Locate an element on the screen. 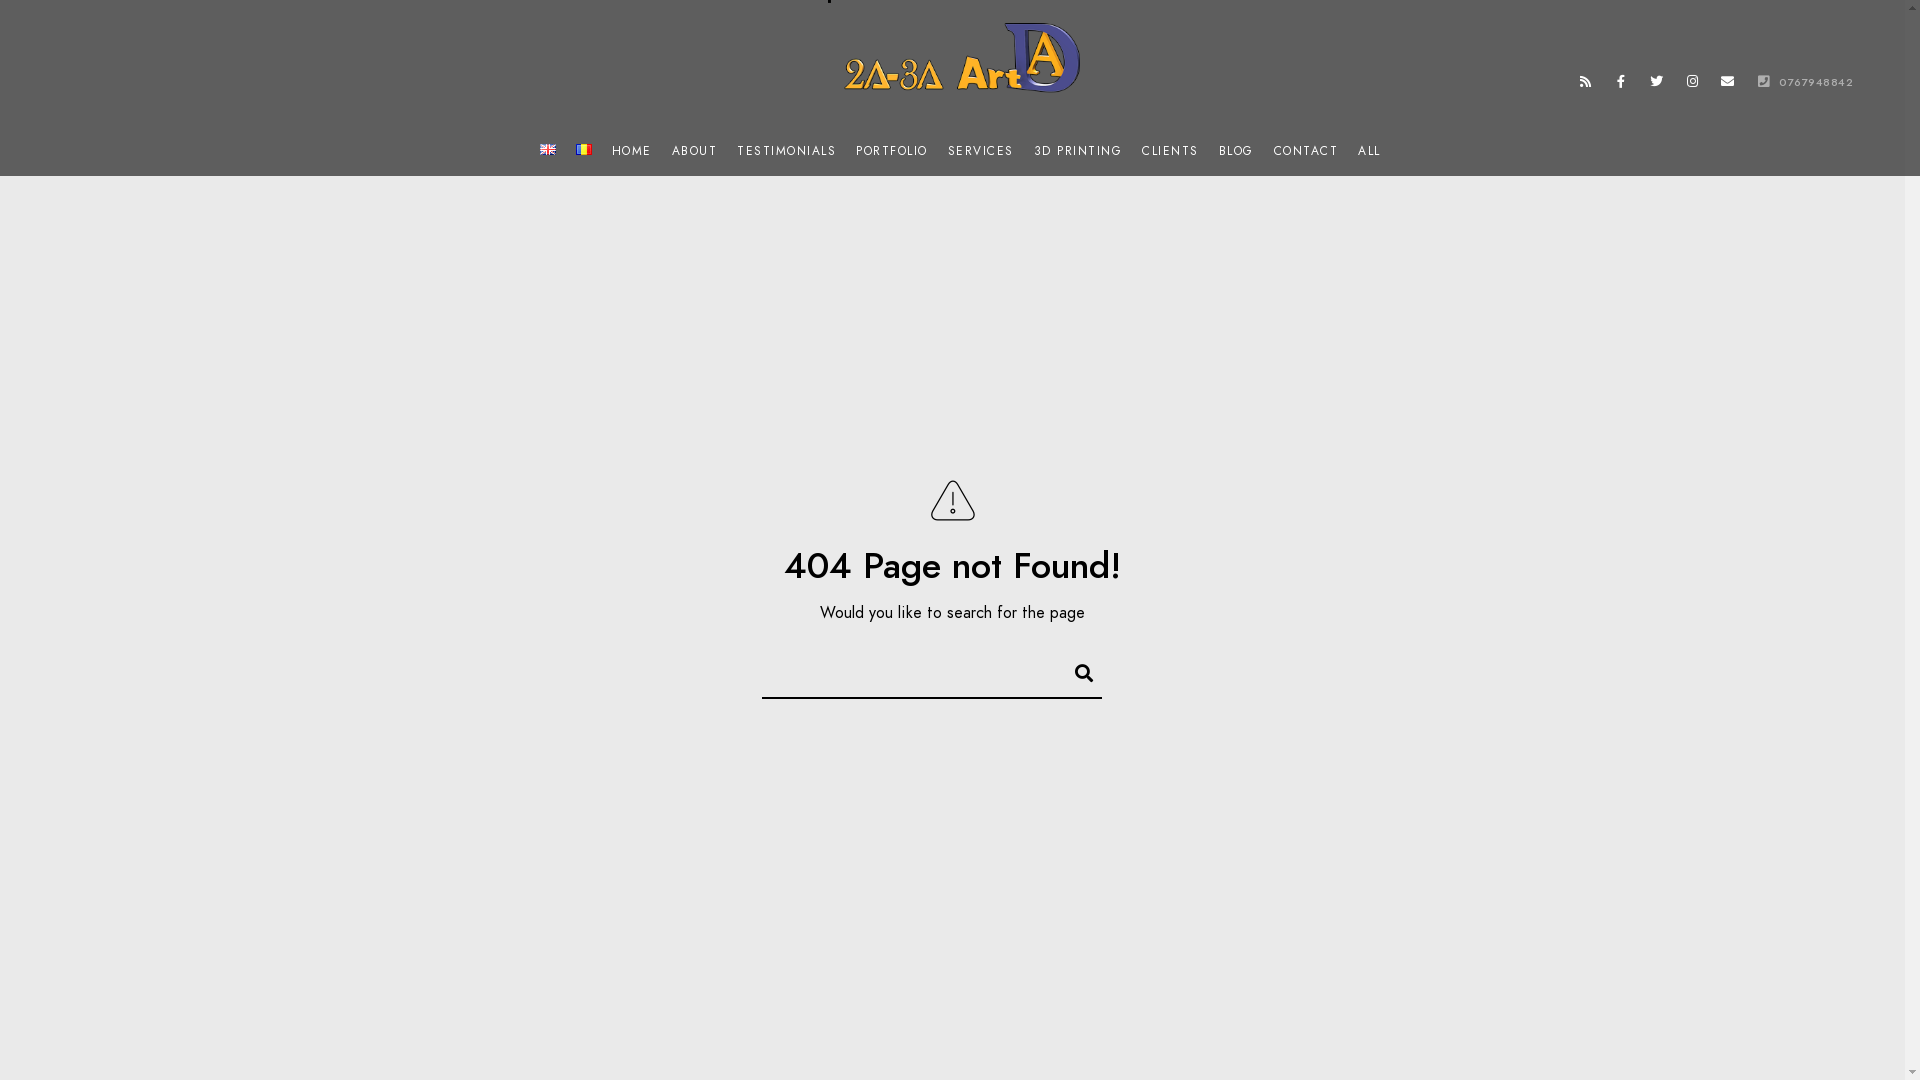  'Search' is located at coordinates (1074, 670).